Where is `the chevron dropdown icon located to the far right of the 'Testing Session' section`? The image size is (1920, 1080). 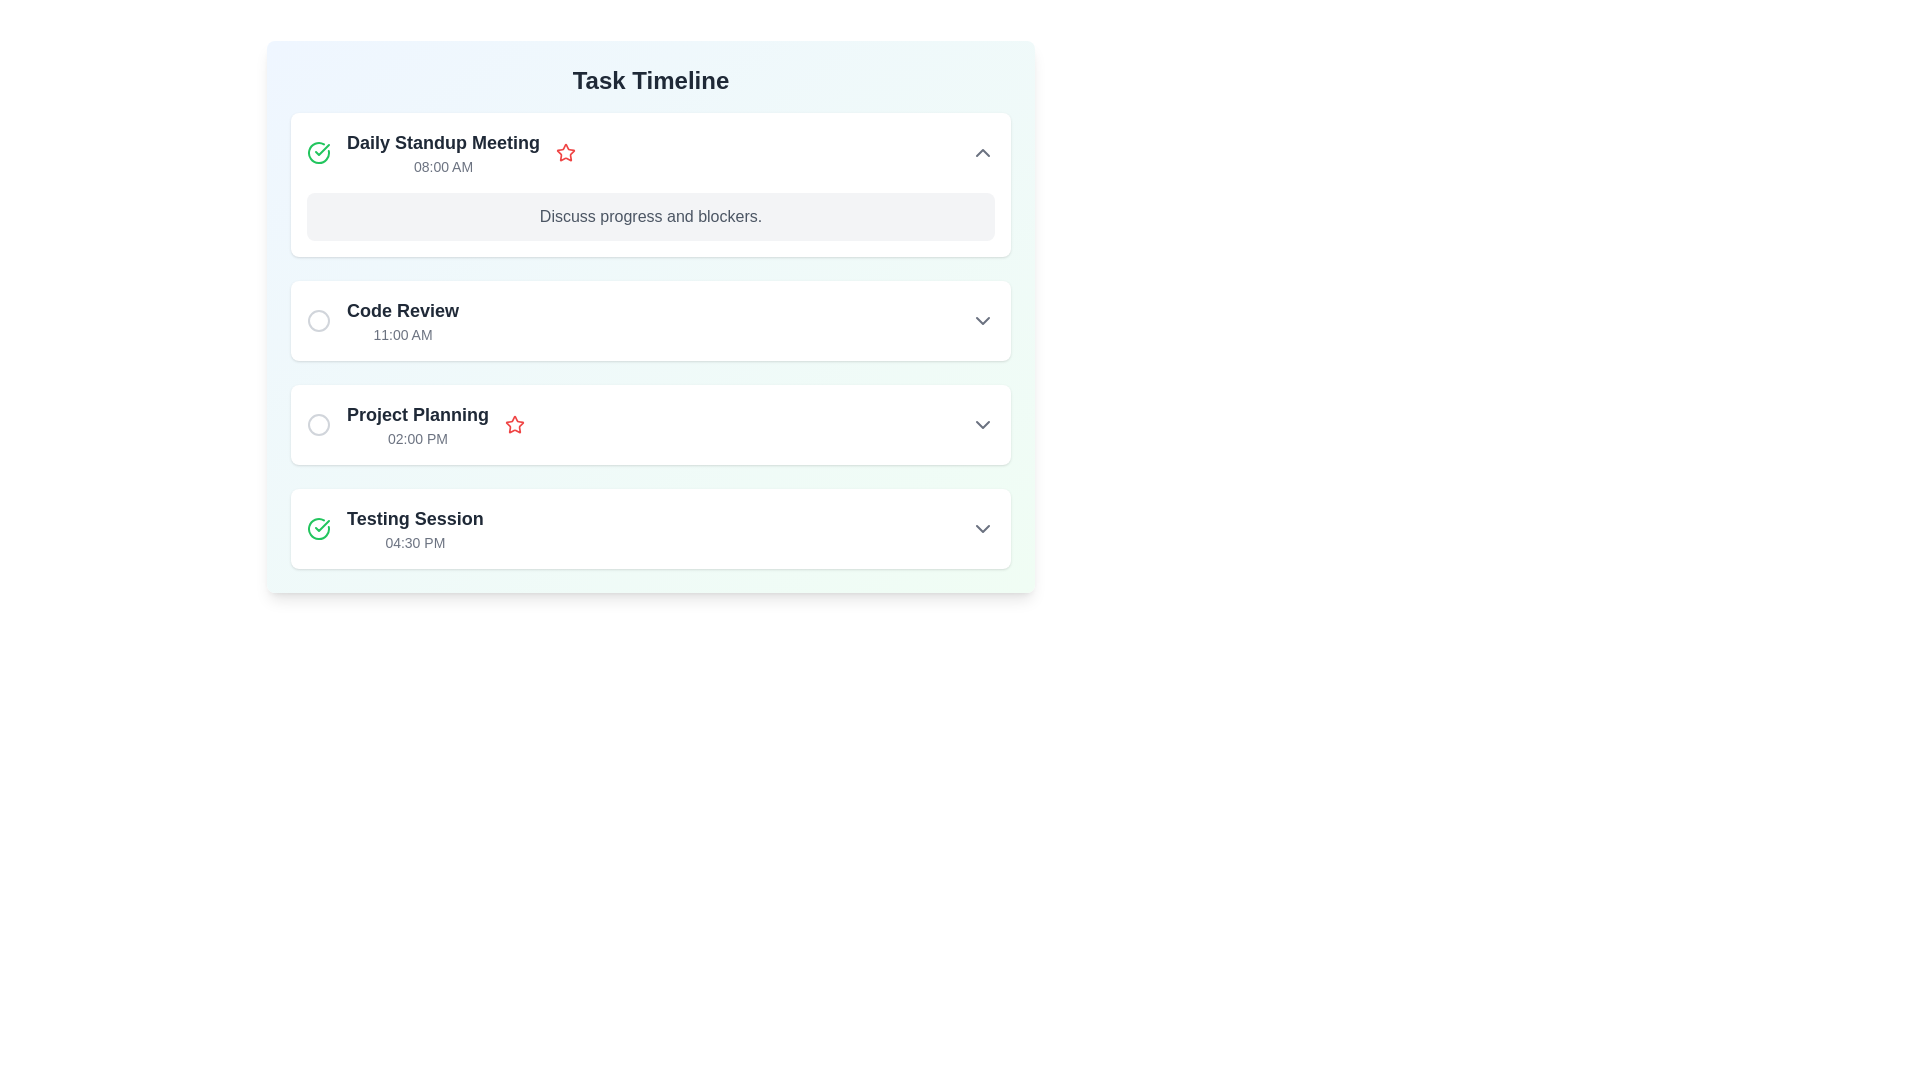 the chevron dropdown icon located to the far right of the 'Testing Session' section is located at coordinates (983, 527).